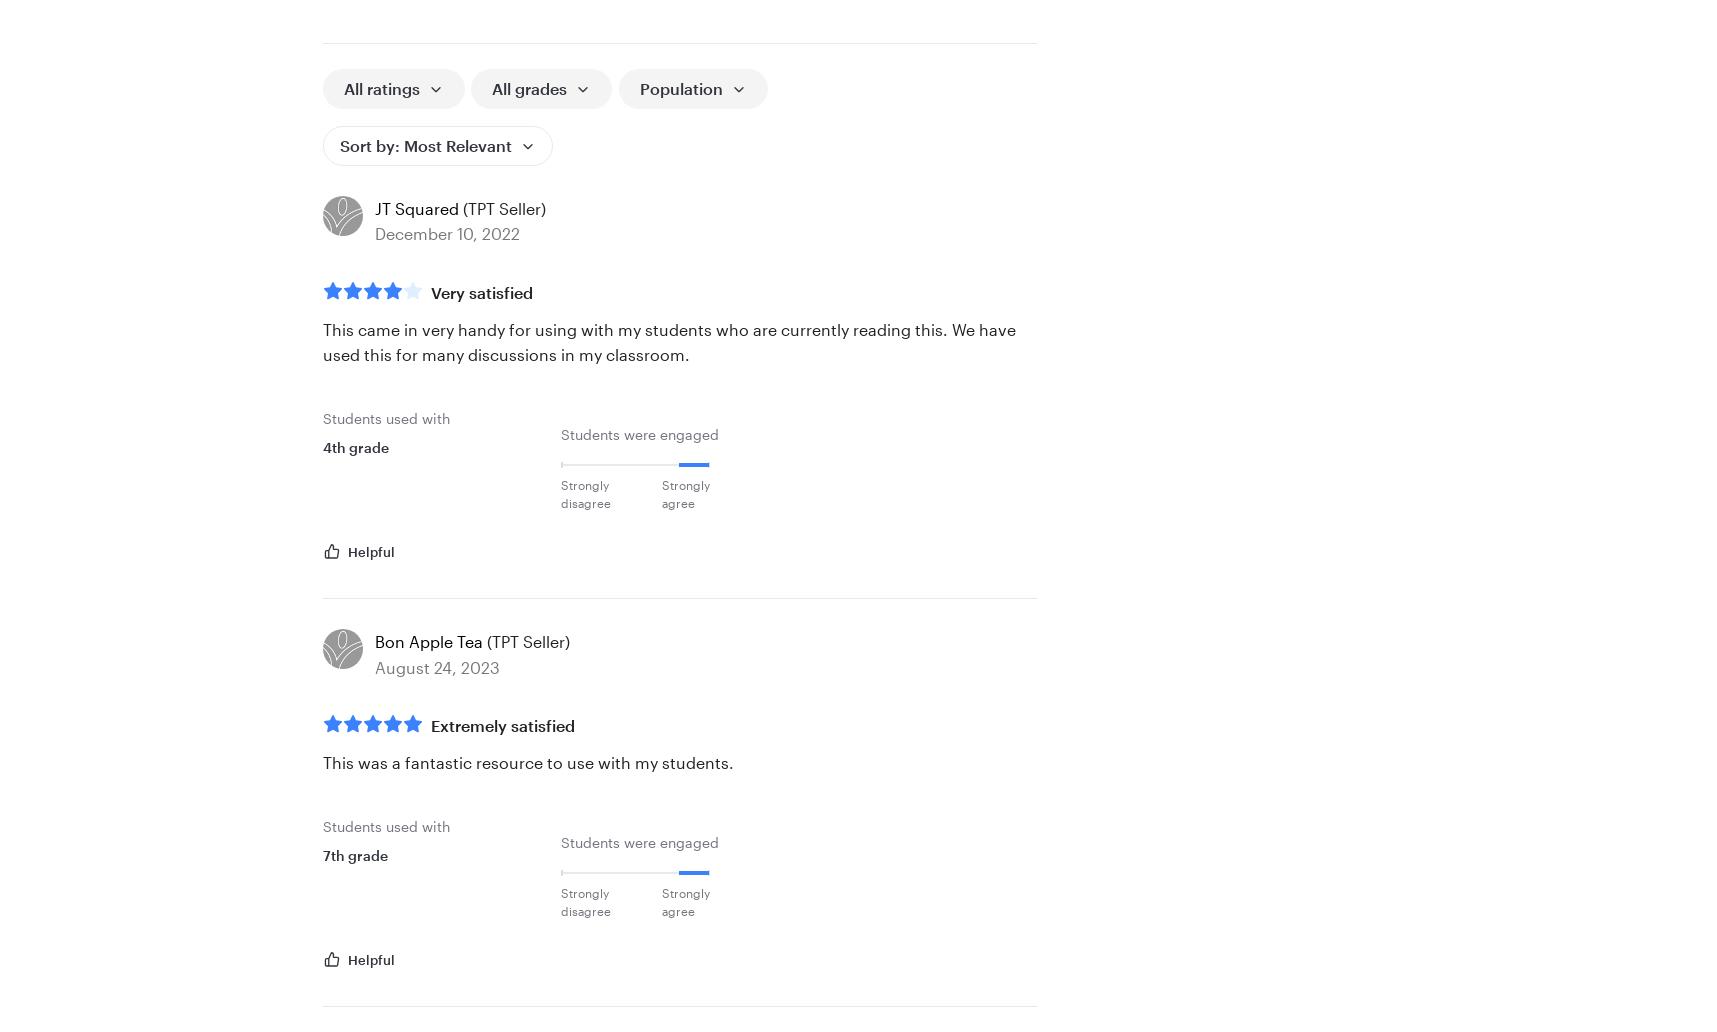  I want to click on 'Population', so click(680, 87).